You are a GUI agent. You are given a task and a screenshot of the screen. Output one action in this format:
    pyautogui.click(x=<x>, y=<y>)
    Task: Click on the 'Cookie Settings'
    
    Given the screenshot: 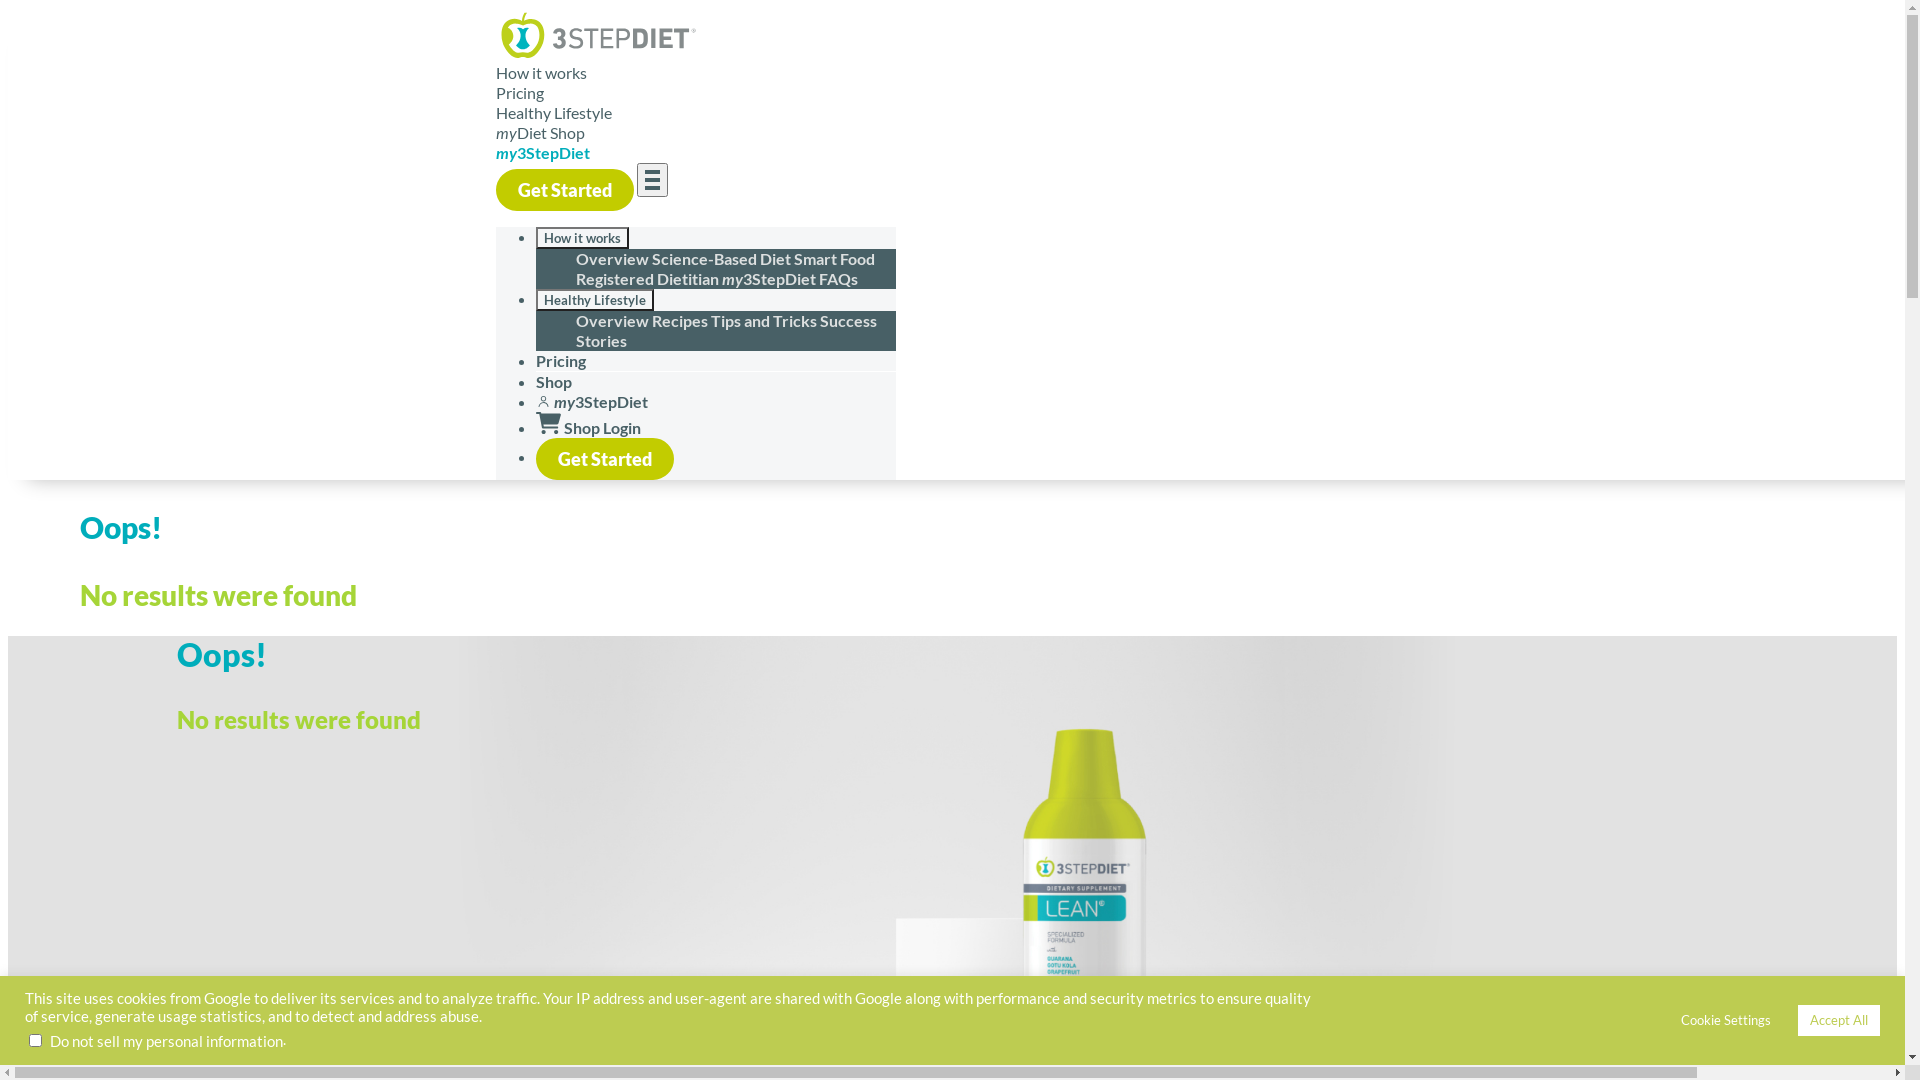 What is the action you would take?
    pyautogui.click(x=1725, y=1020)
    